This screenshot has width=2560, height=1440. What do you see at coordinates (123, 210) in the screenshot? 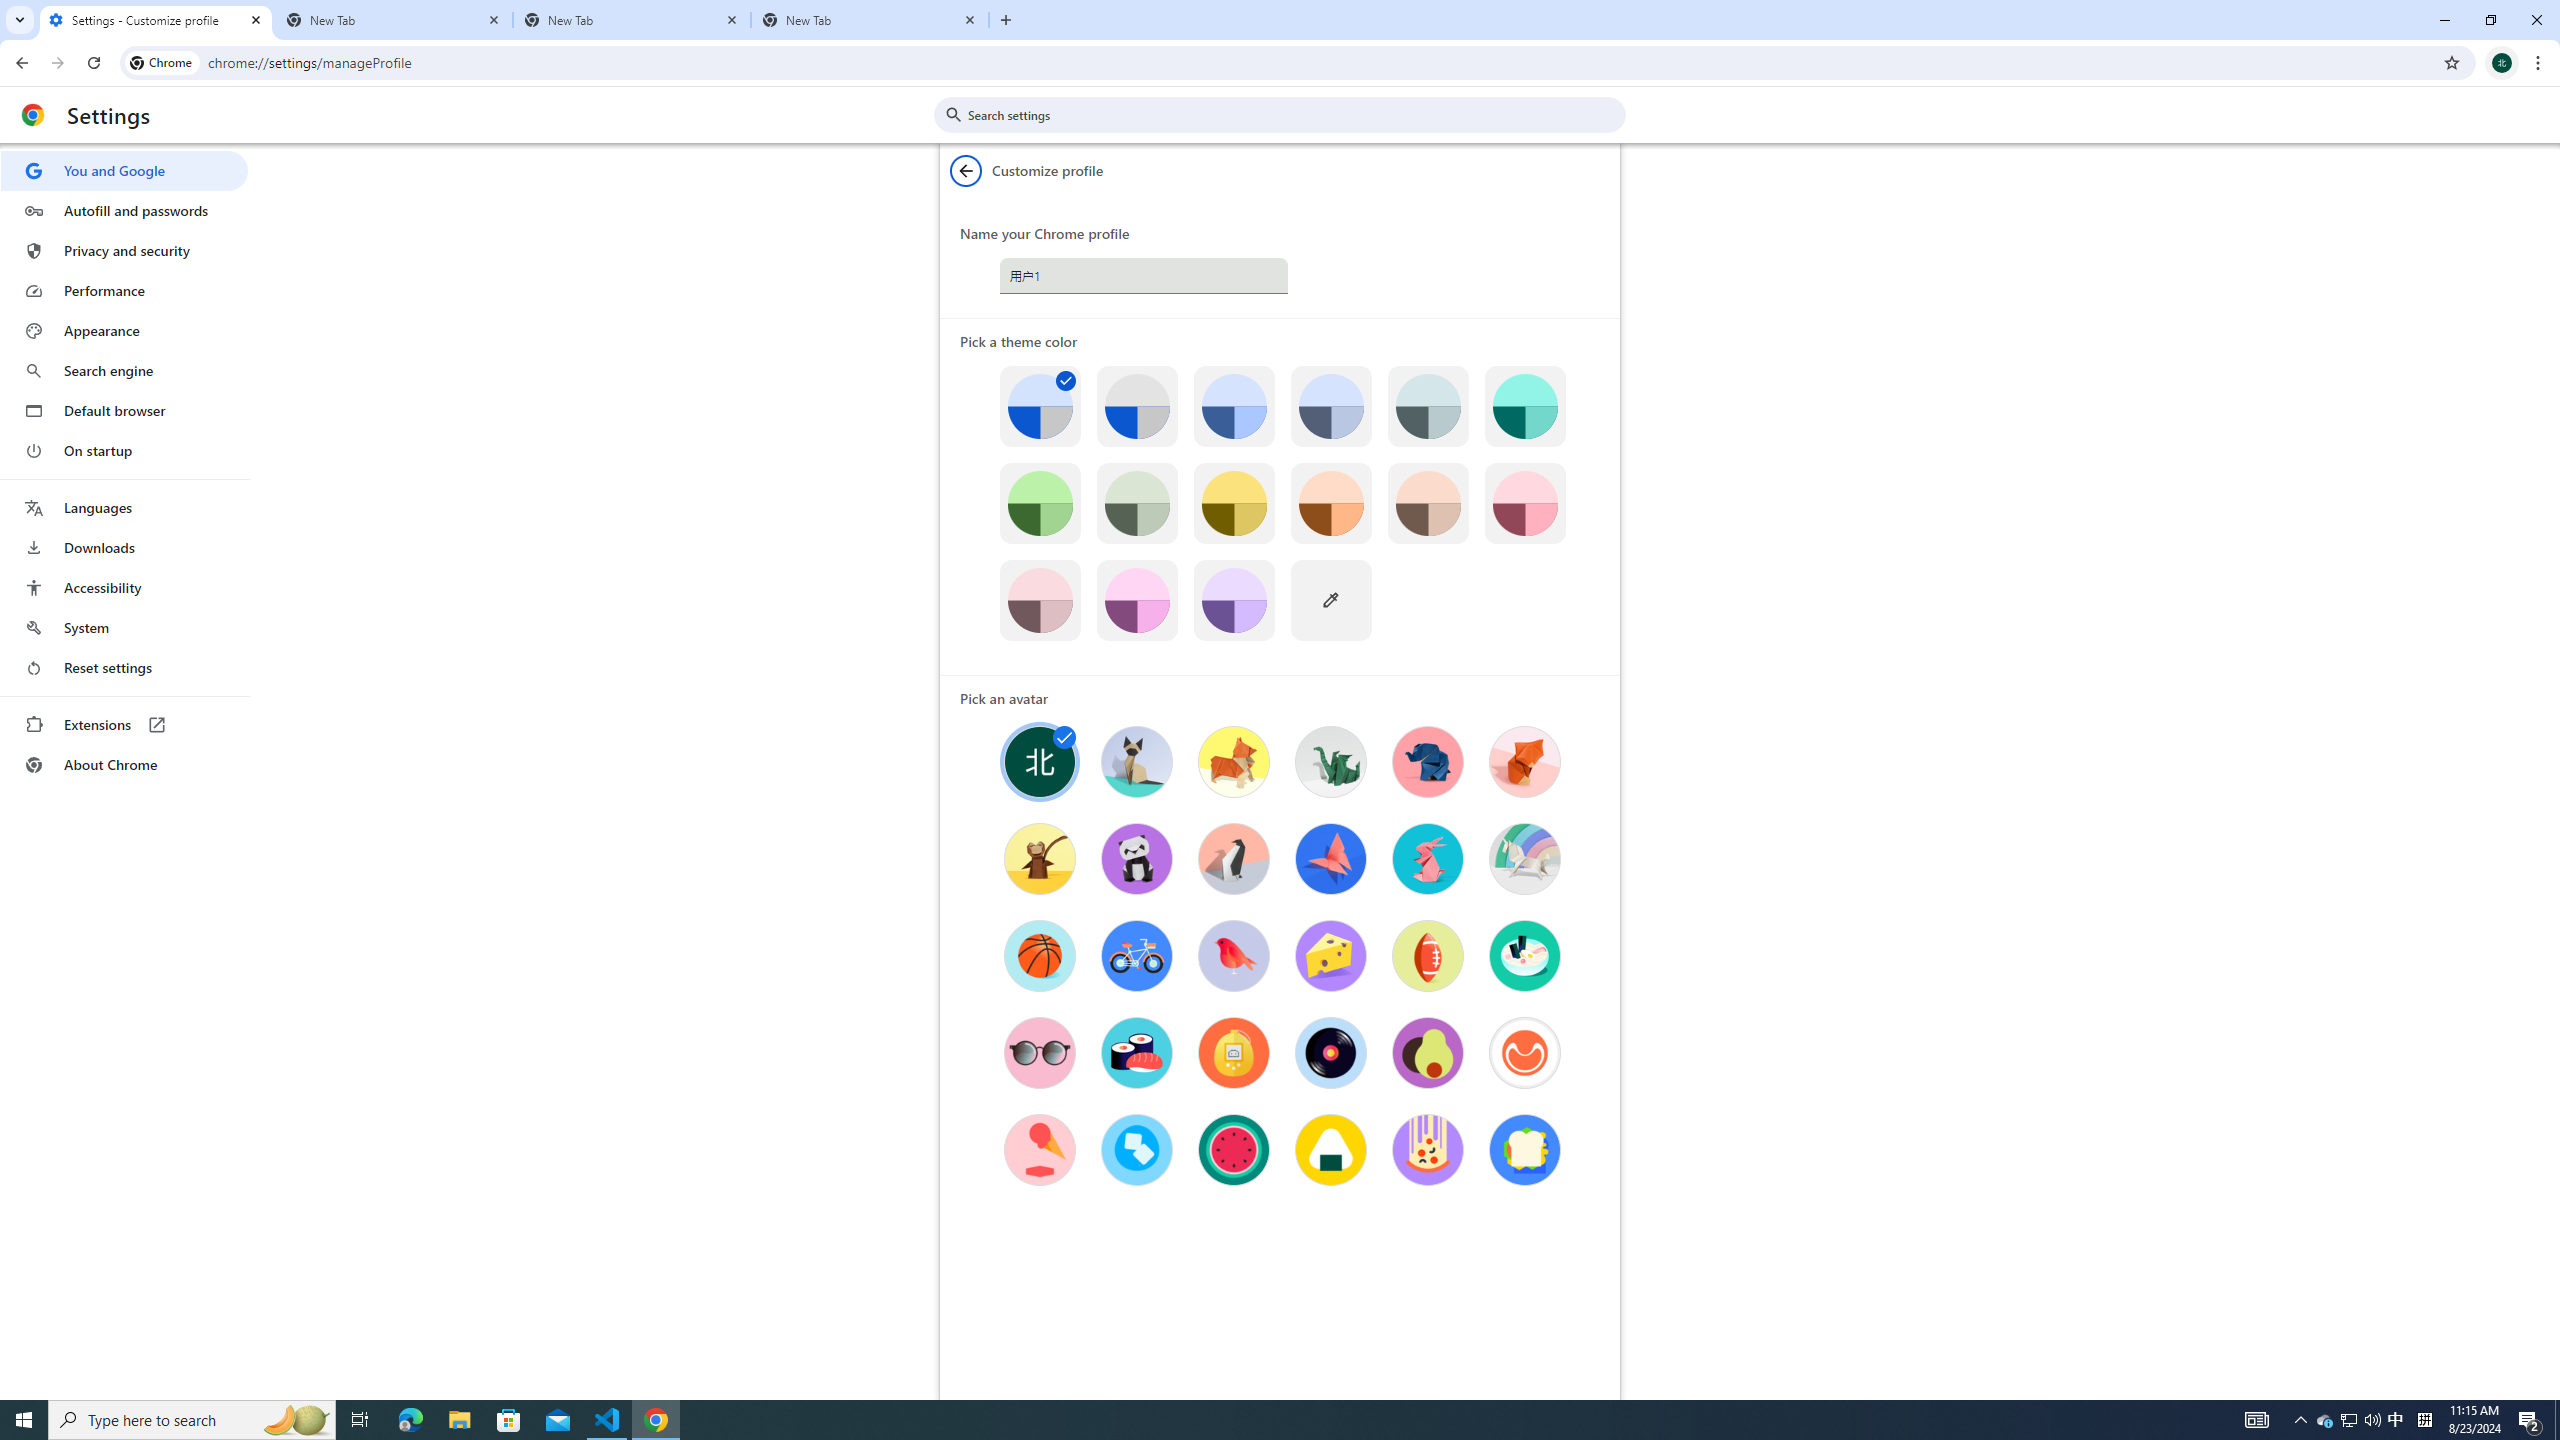
I see `'Autofill and passwords'` at bounding box center [123, 210].